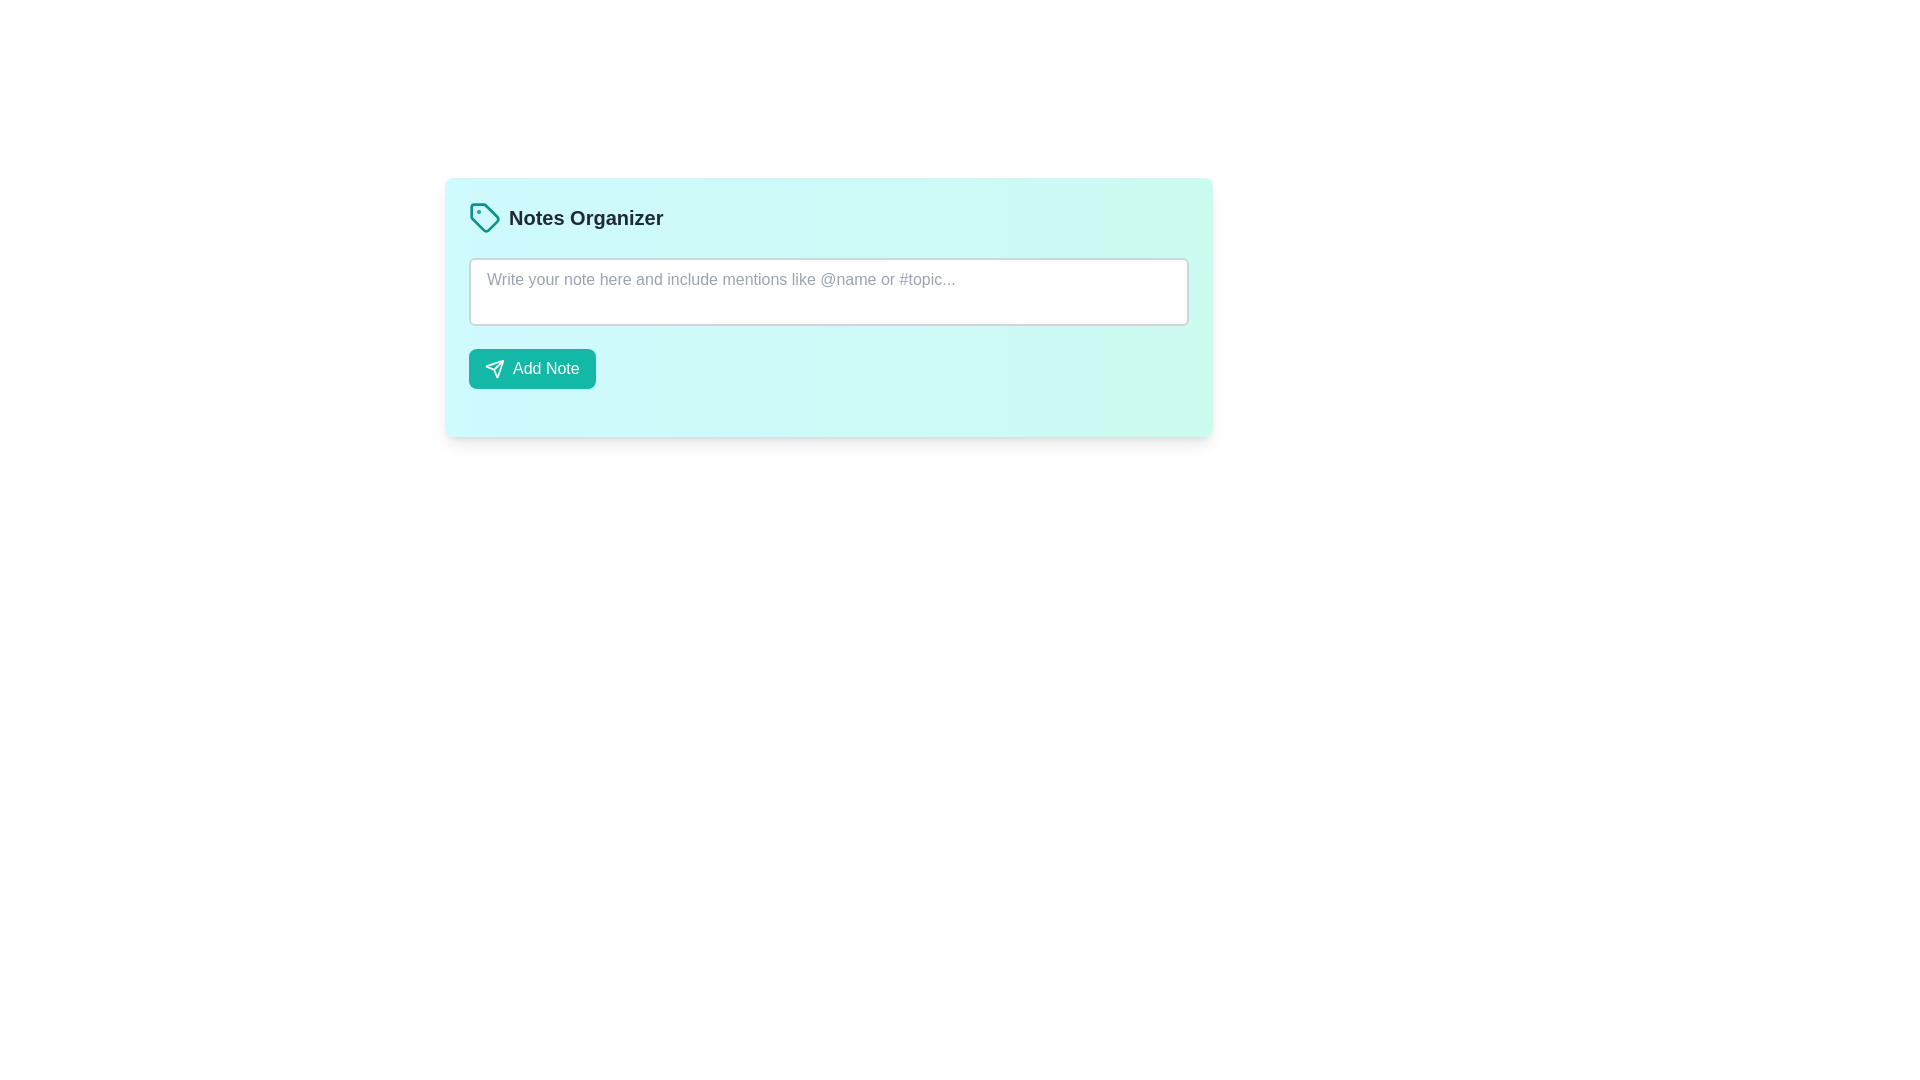  What do you see at coordinates (829, 292) in the screenshot?
I see `the text input area for notes, positioned directly below the 'Notes Organizer' heading, to focus on it` at bounding box center [829, 292].